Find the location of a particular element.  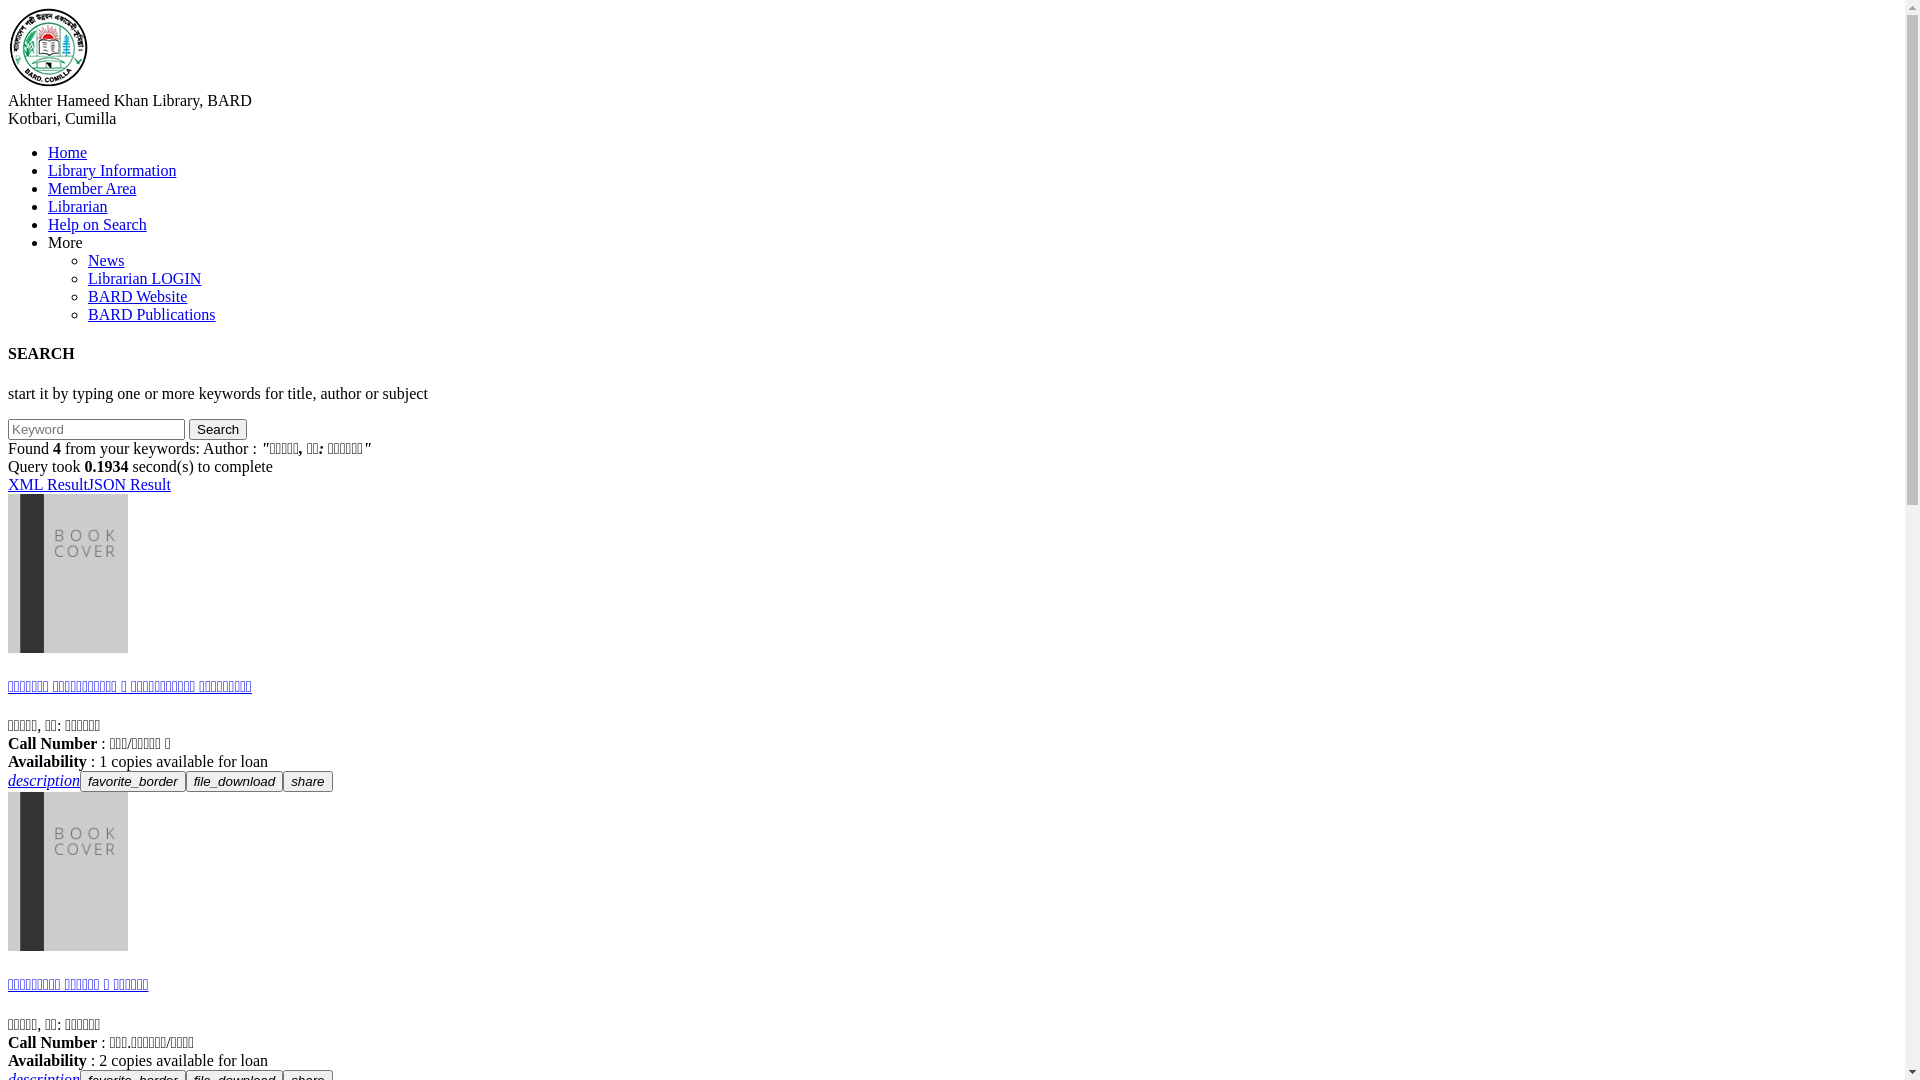

'favorite_border' is located at coordinates (132, 780).